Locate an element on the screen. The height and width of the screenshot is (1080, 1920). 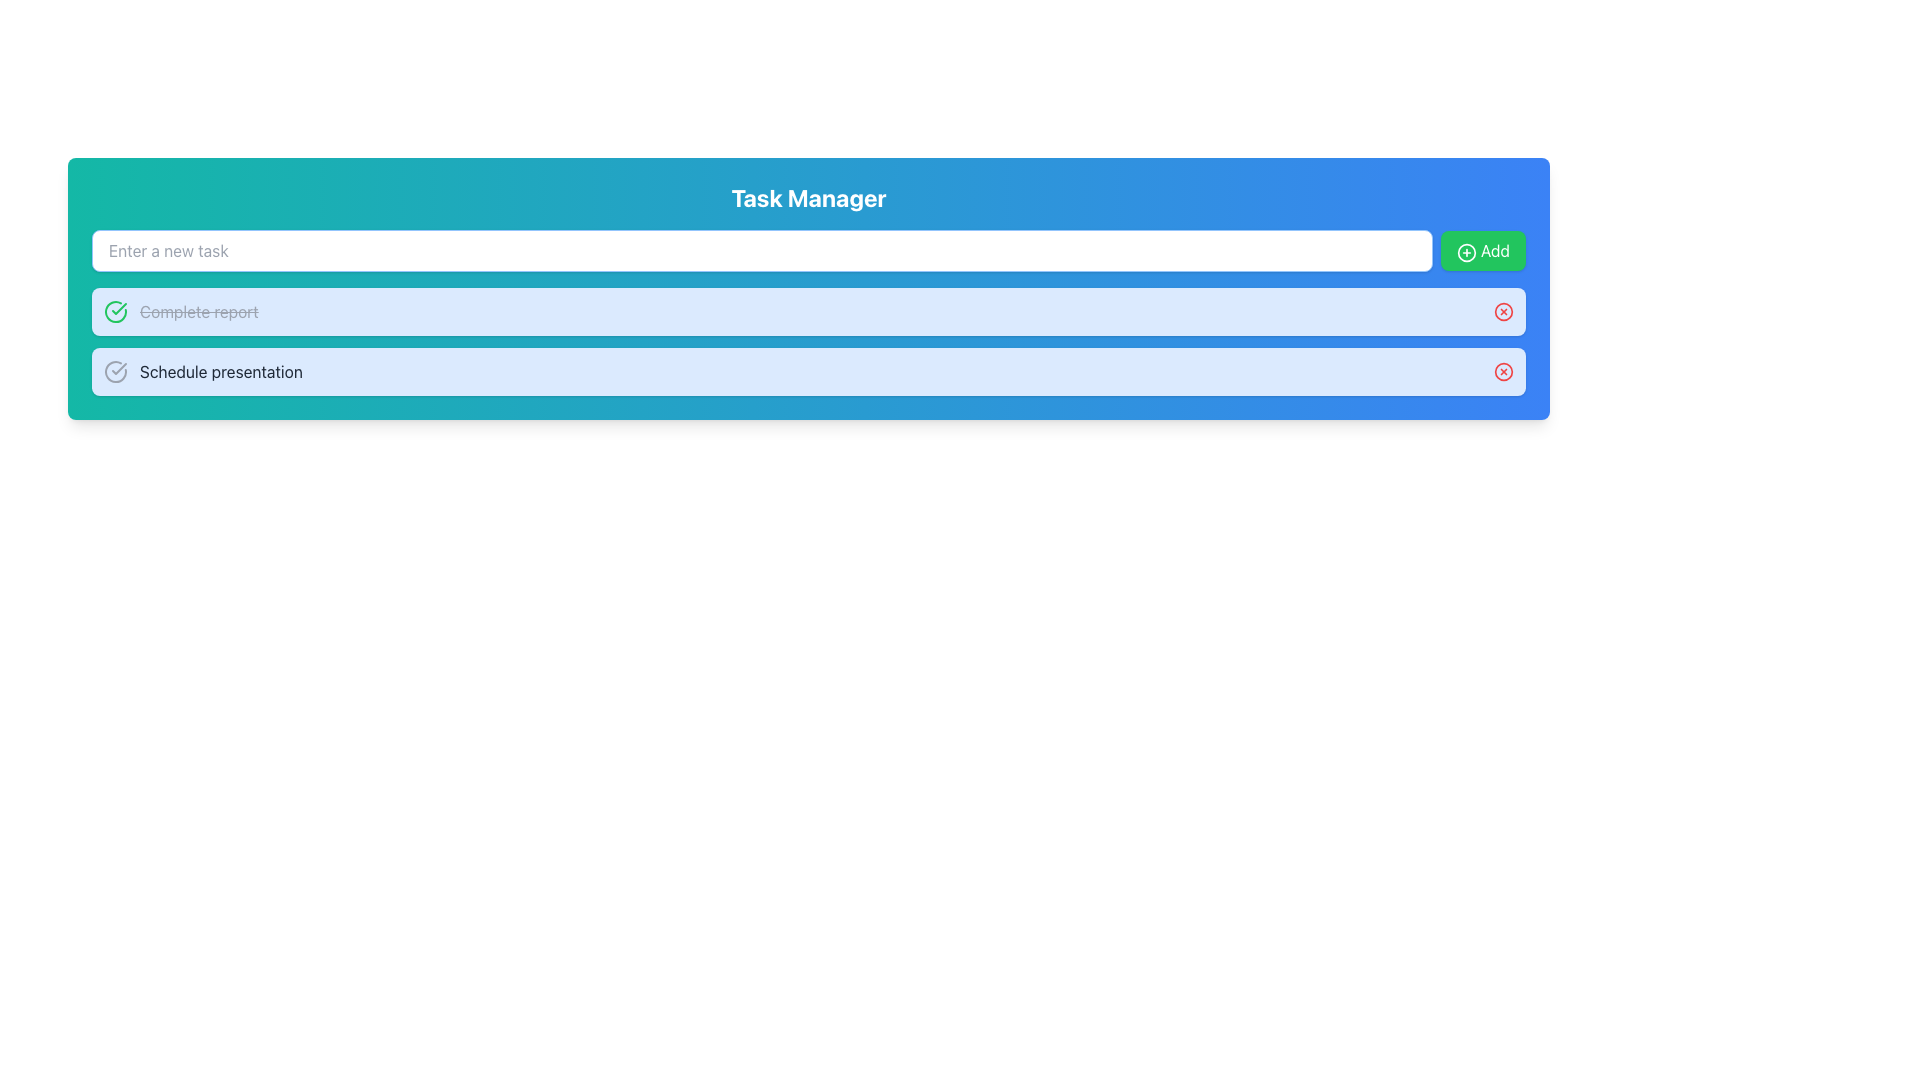
the text label displaying the title of the completed task 'Complete report' which has a strikethrough style and is located above the 'Schedule presentation' task is located at coordinates (199, 312).